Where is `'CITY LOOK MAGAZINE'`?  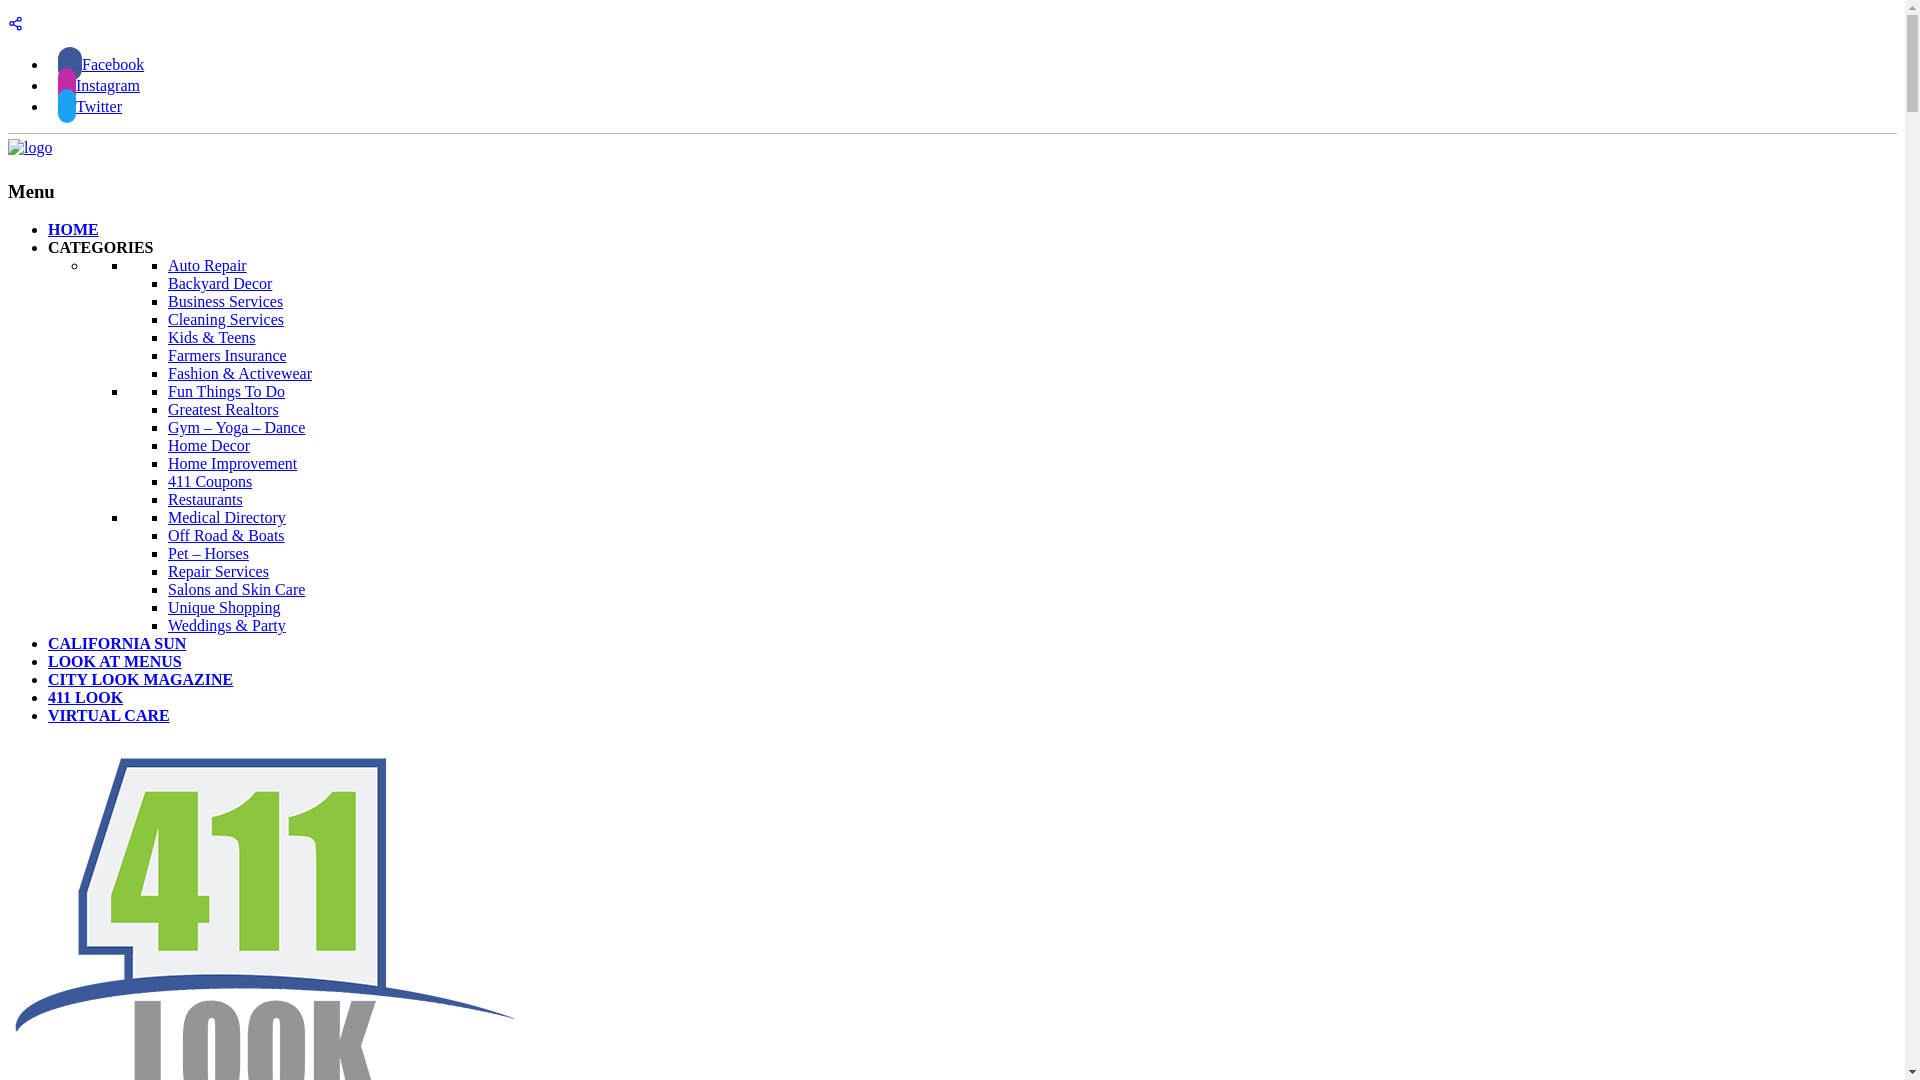 'CITY LOOK MAGAZINE' is located at coordinates (139, 678).